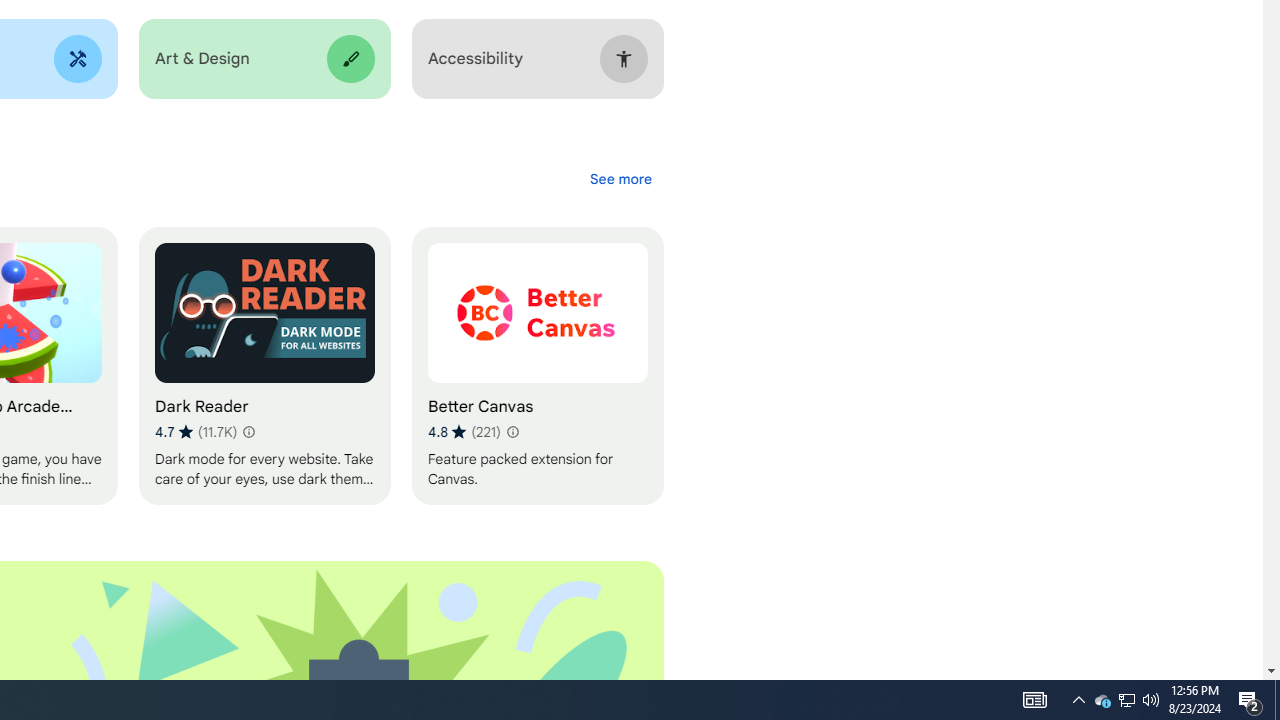 This screenshot has height=720, width=1280. What do you see at coordinates (246, 431) in the screenshot?
I see `'Learn more about results and reviews "Dark Reader"'` at bounding box center [246, 431].